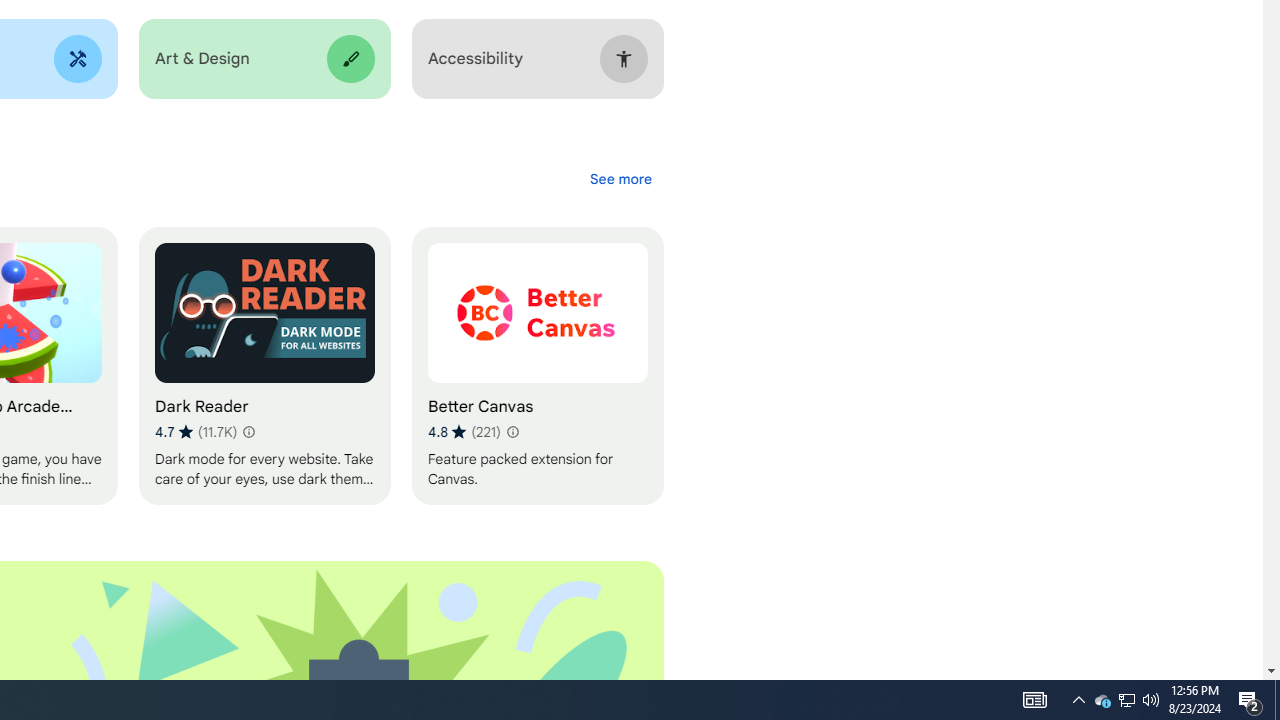 This screenshot has height=720, width=1280. What do you see at coordinates (246, 431) in the screenshot?
I see `'Learn more about results and reviews "Dark Reader"'` at bounding box center [246, 431].